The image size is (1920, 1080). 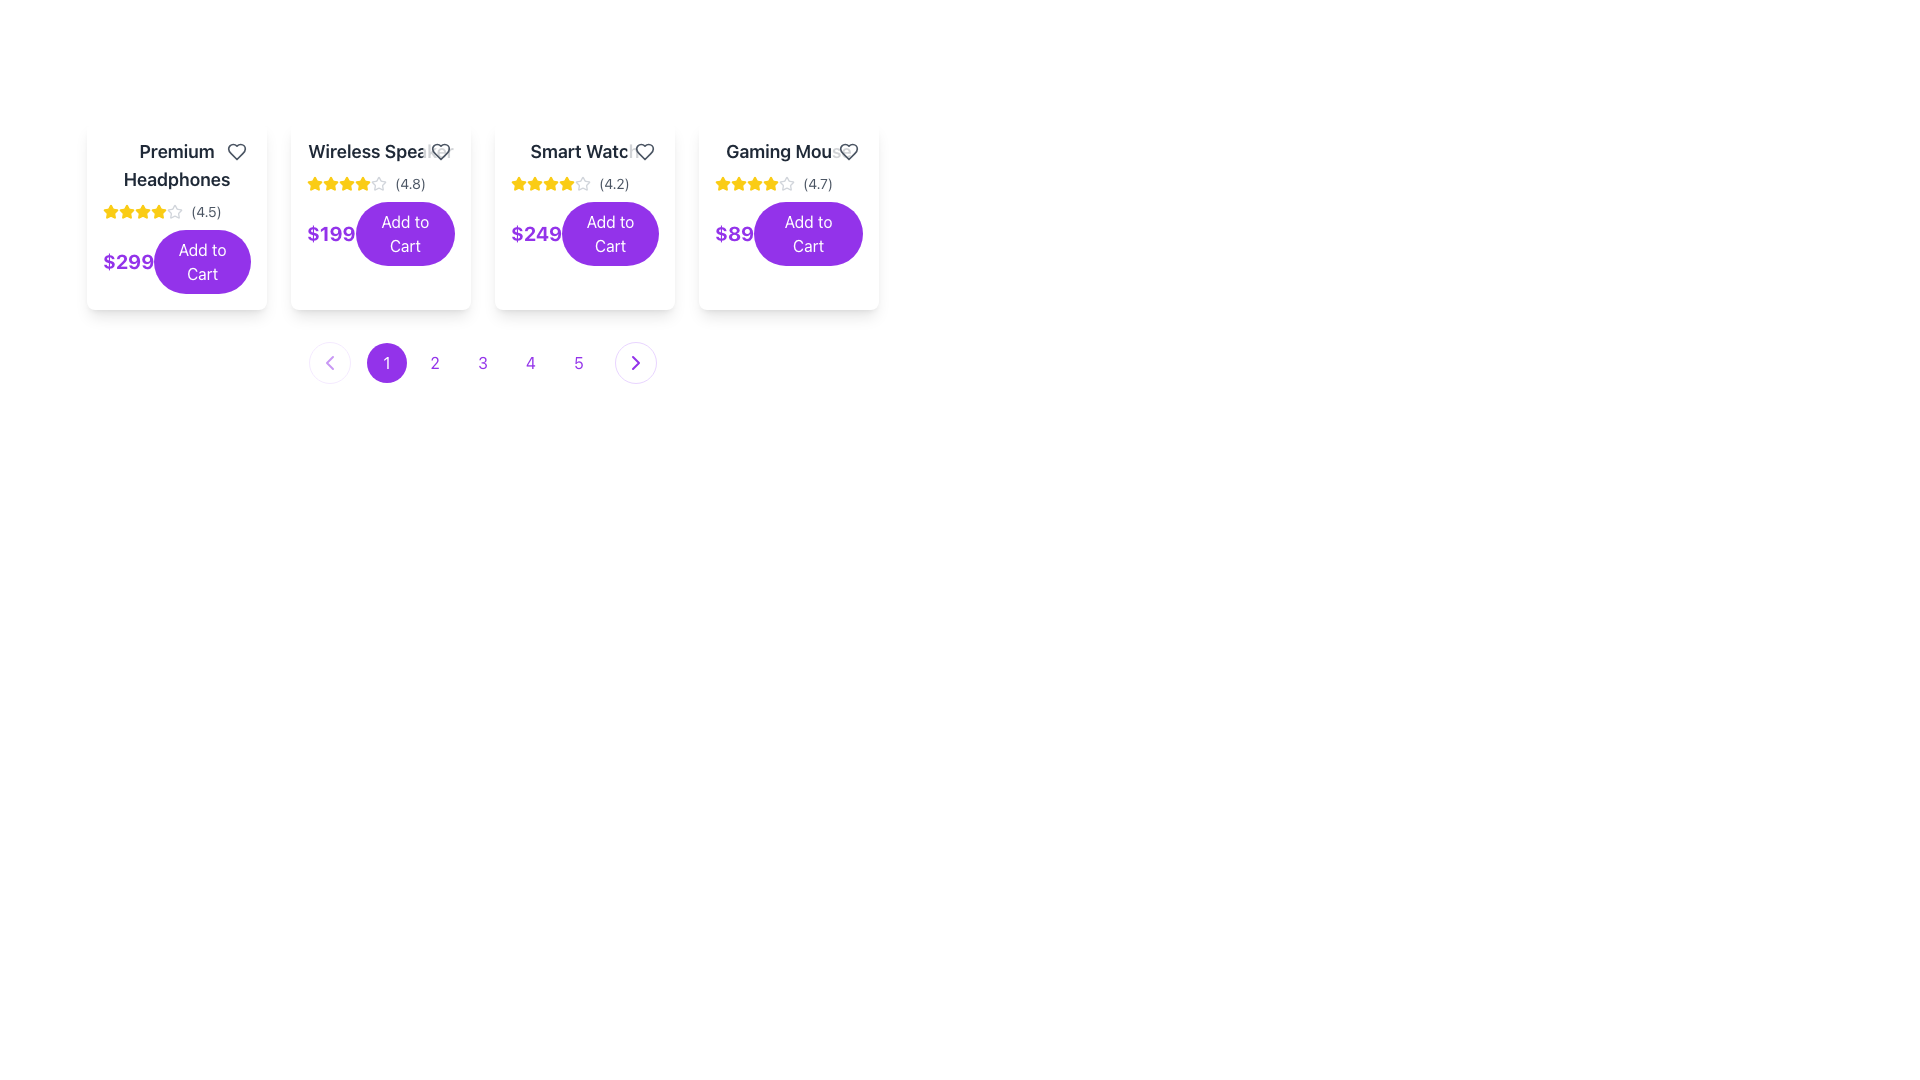 I want to click on the third yellow star in the star rating section of the 'Smart Watch' product card to update the rating to 3 stars, so click(x=534, y=183).